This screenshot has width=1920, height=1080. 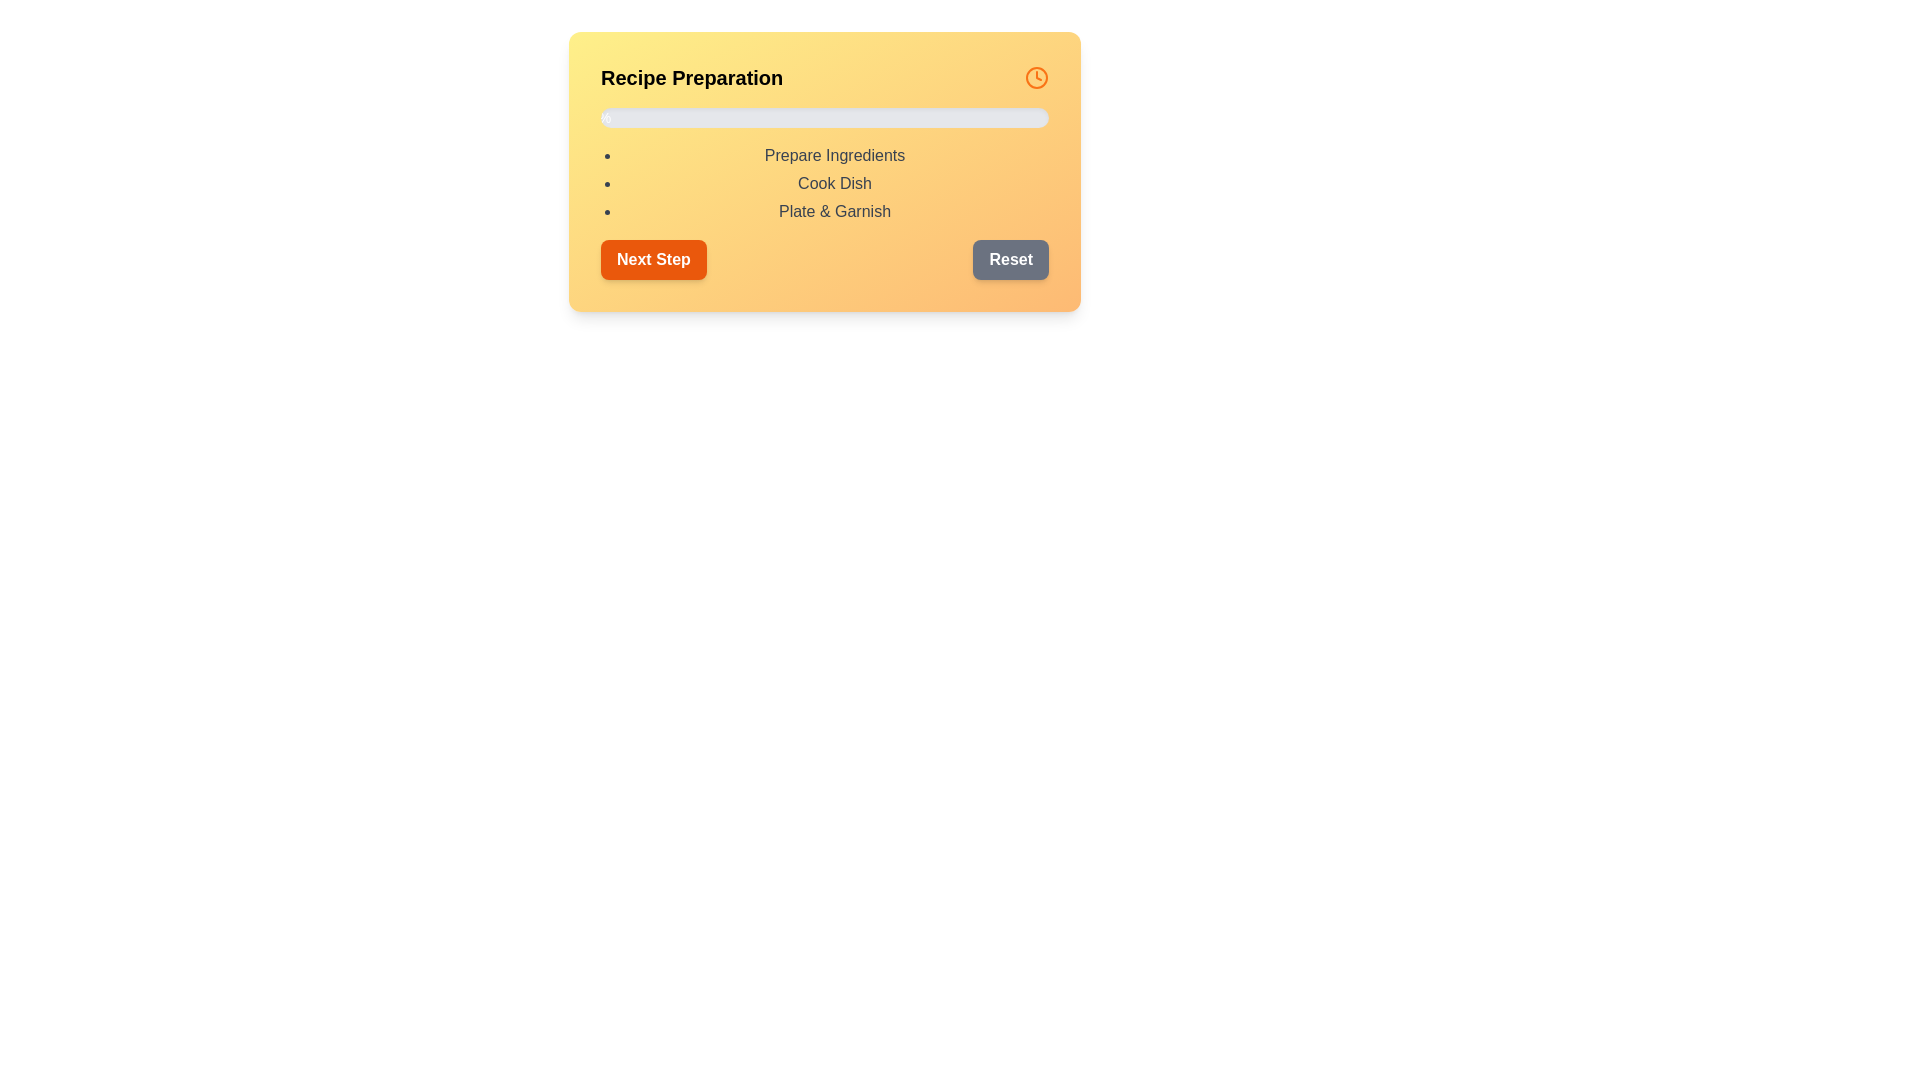 What do you see at coordinates (835, 154) in the screenshot?
I see `the 'Prepare Ingredients' text label, which is the first item in a vertical list under the 'Recipe Preparation' heading, styled in gray on an orange background` at bounding box center [835, 154].